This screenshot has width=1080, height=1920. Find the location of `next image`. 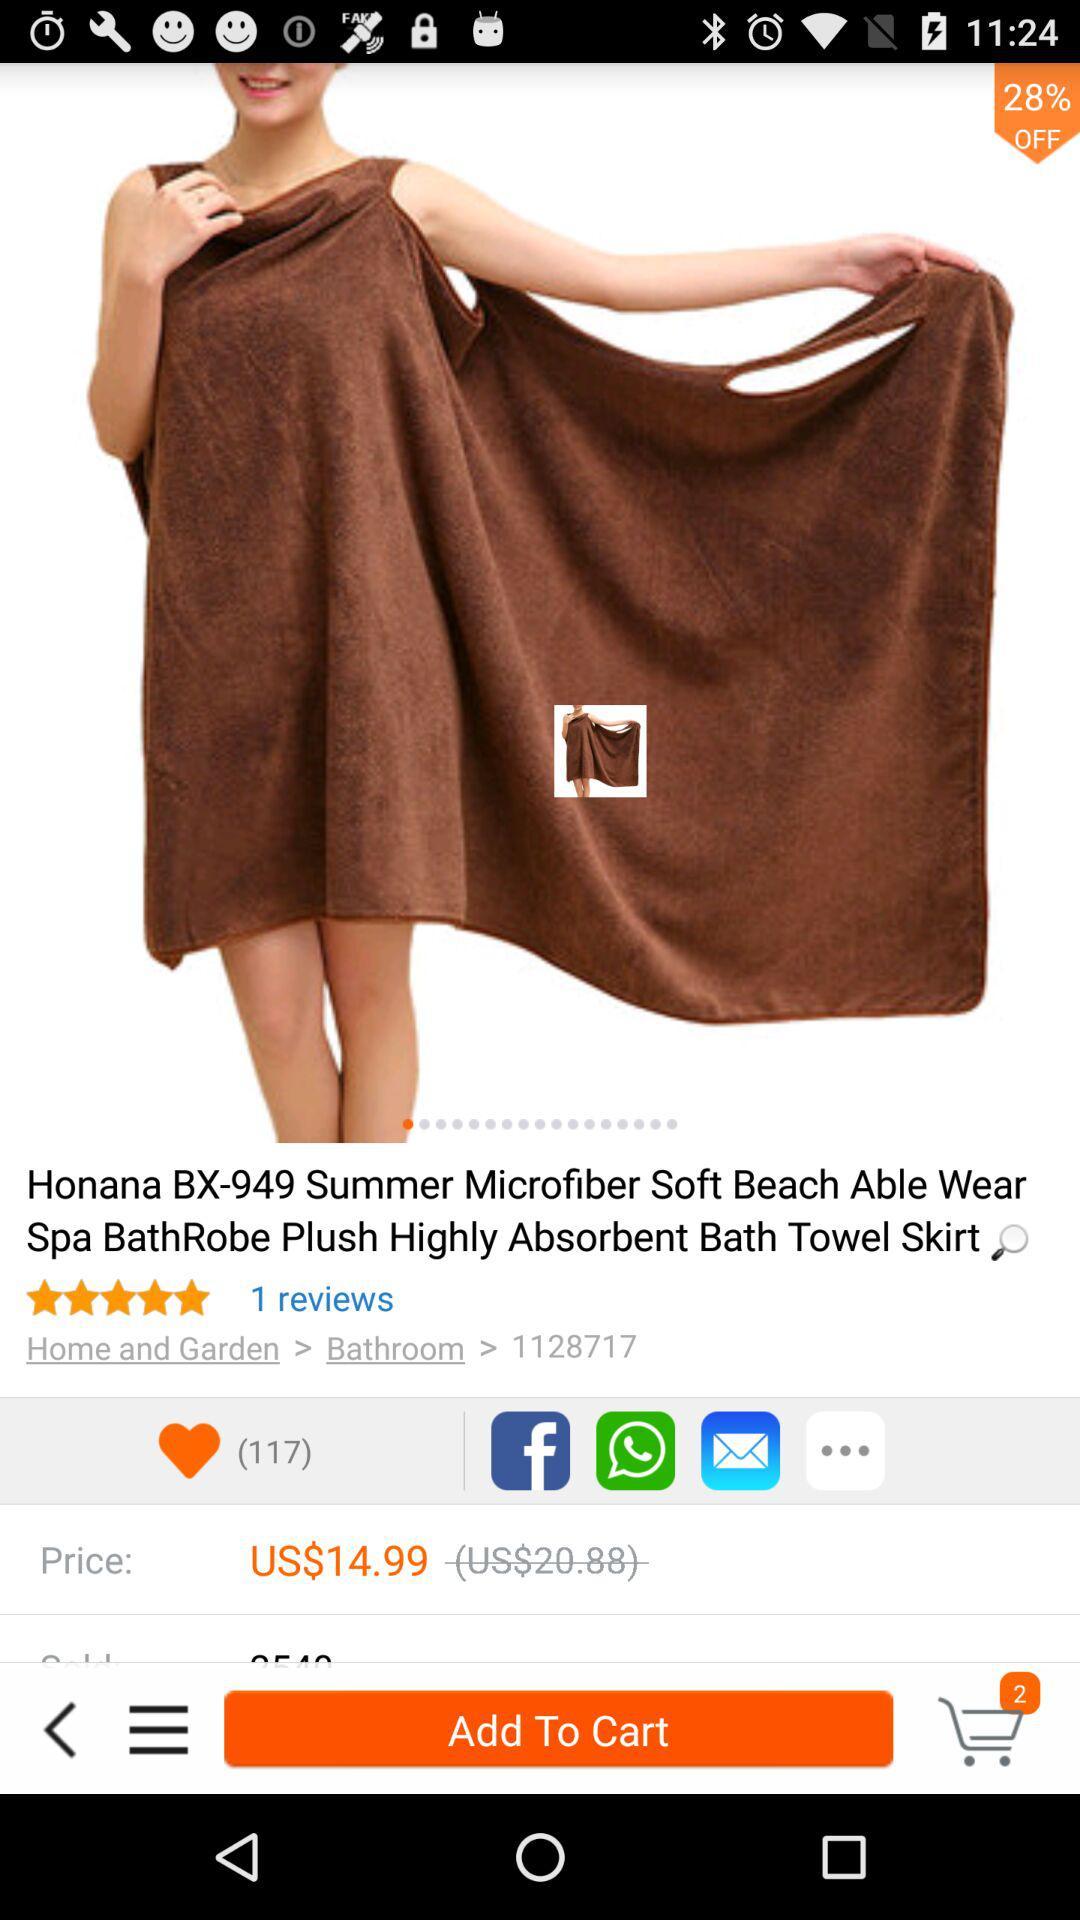

next image is located at coordinates (423, 1124).